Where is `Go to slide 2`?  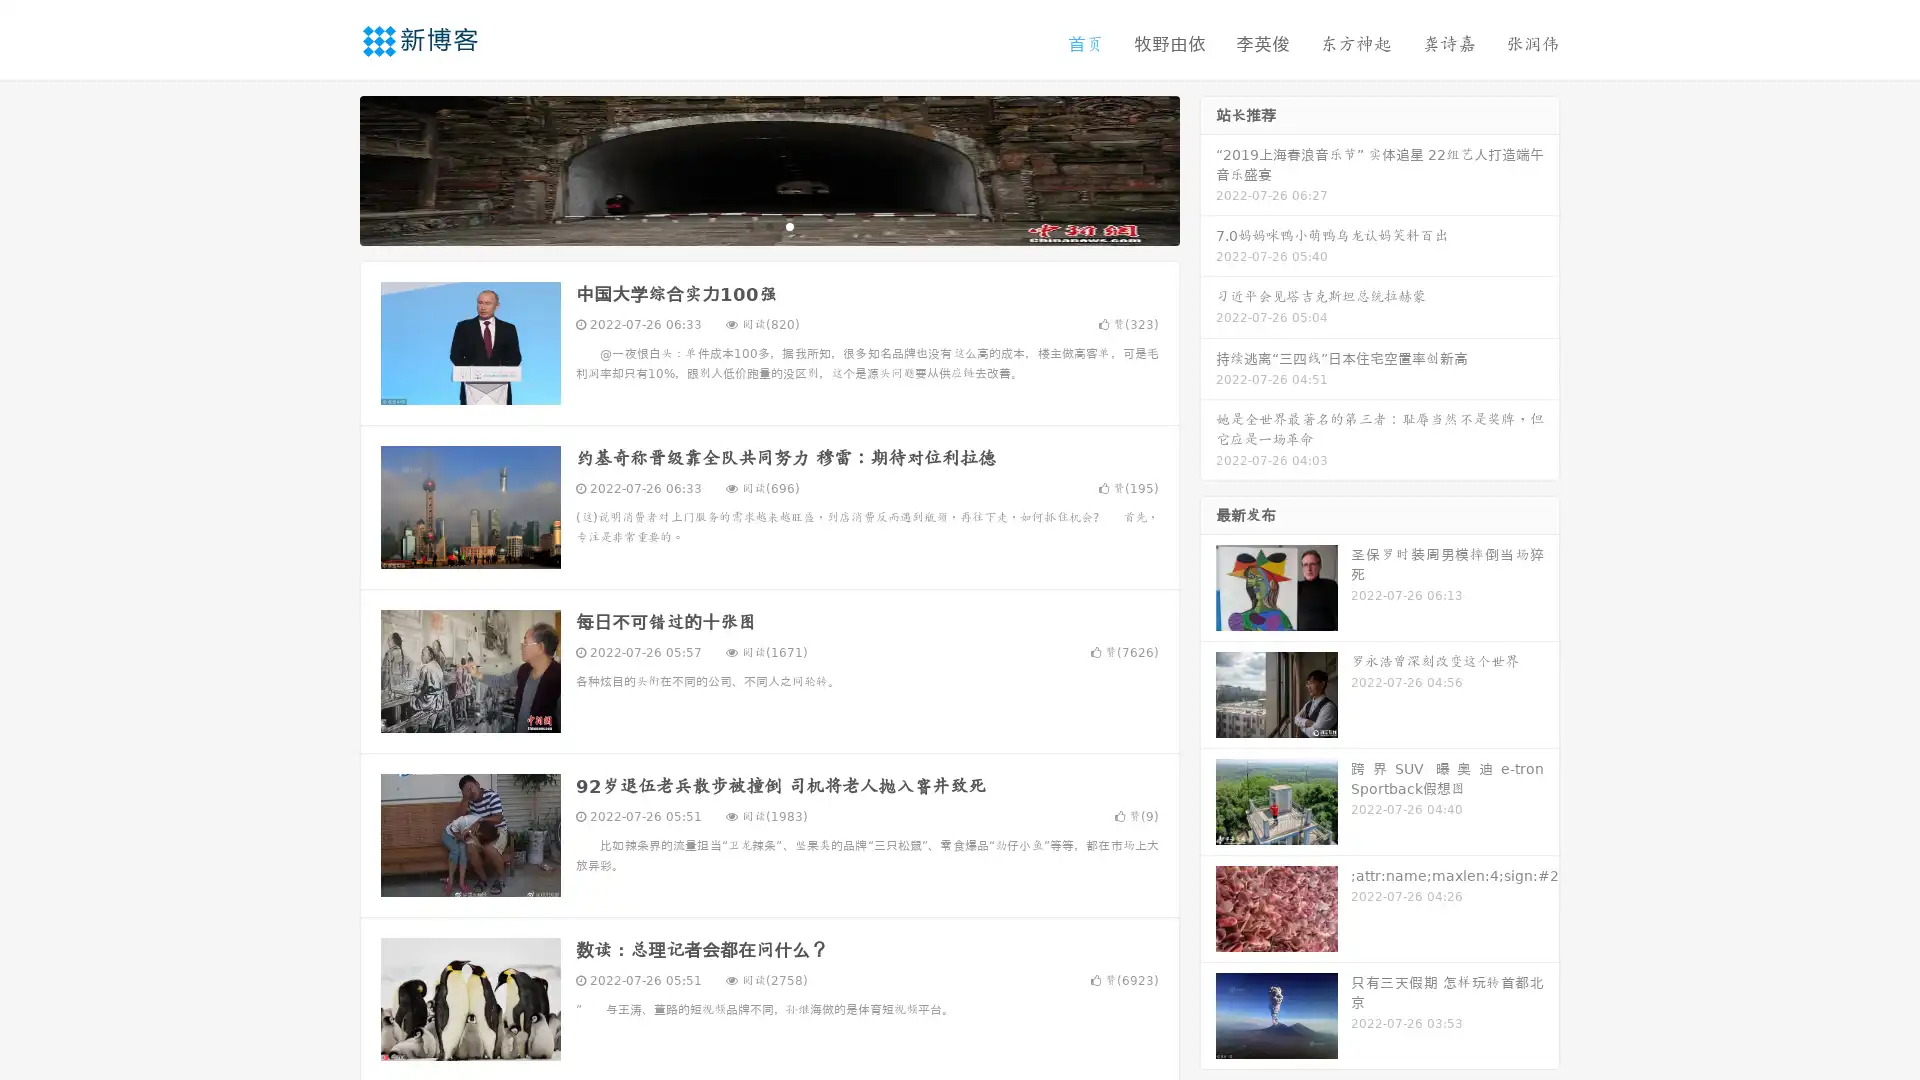
Go to slide 2 is located at coordinates (768, 225).